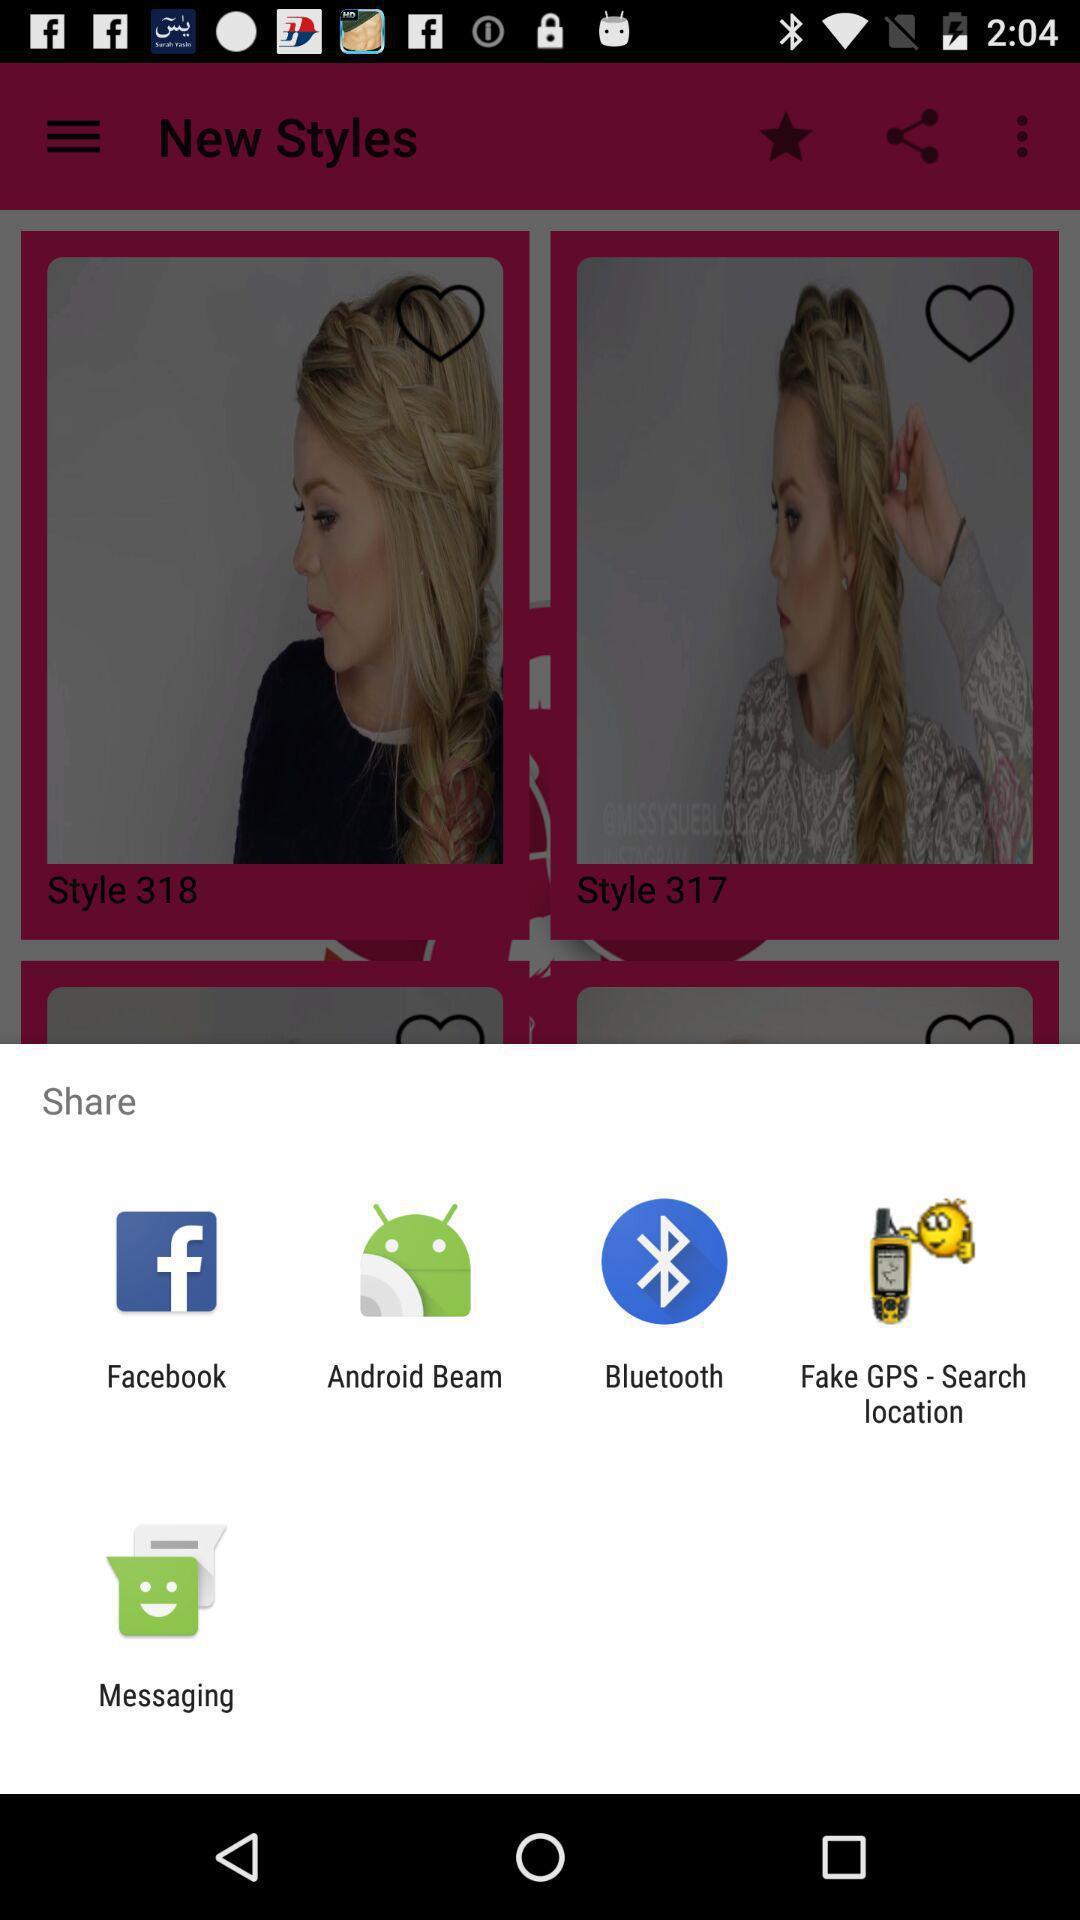  Describe the element at coordinates (414, 1392) in the screenshot. I see `icon to the left of bluetooth app` at that location.